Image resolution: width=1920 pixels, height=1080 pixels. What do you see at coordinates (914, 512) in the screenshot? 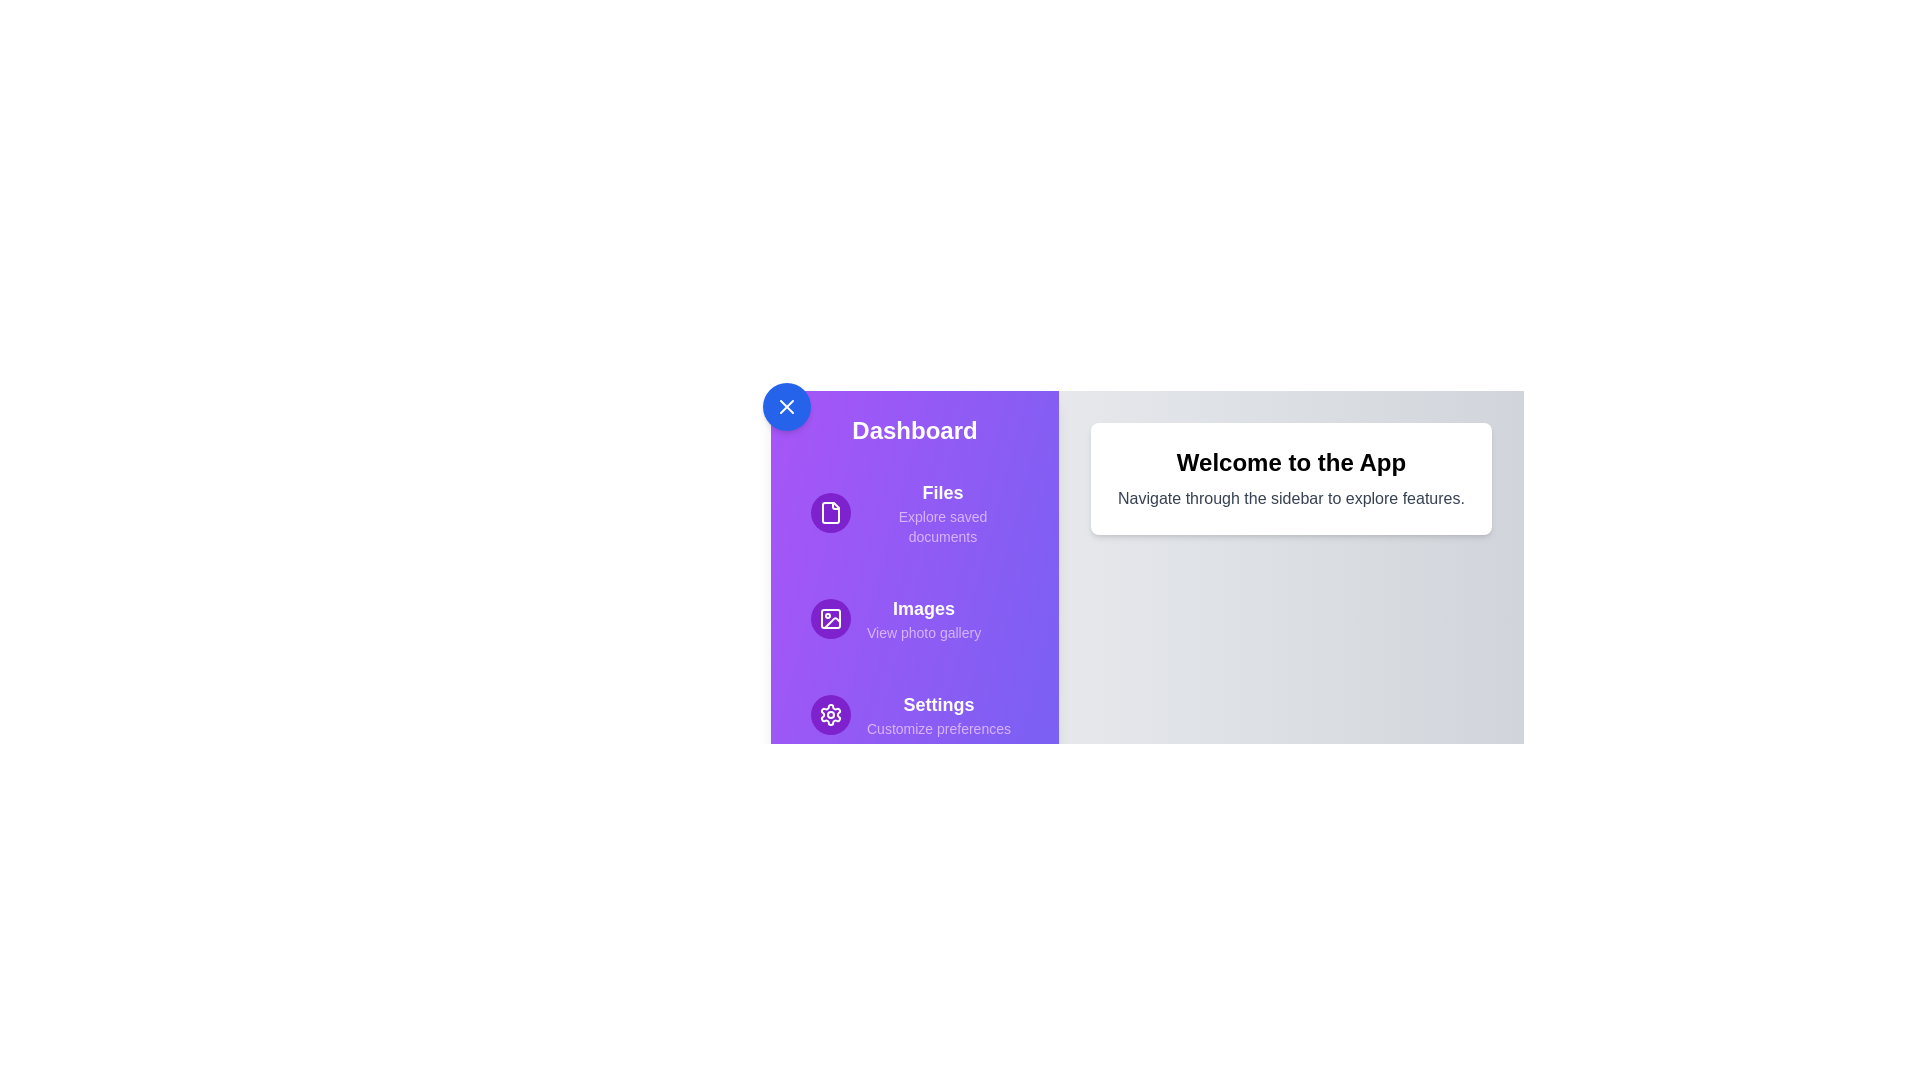
I see `the menu item Files to view its highlight effect` at bounding box center [914, 512].